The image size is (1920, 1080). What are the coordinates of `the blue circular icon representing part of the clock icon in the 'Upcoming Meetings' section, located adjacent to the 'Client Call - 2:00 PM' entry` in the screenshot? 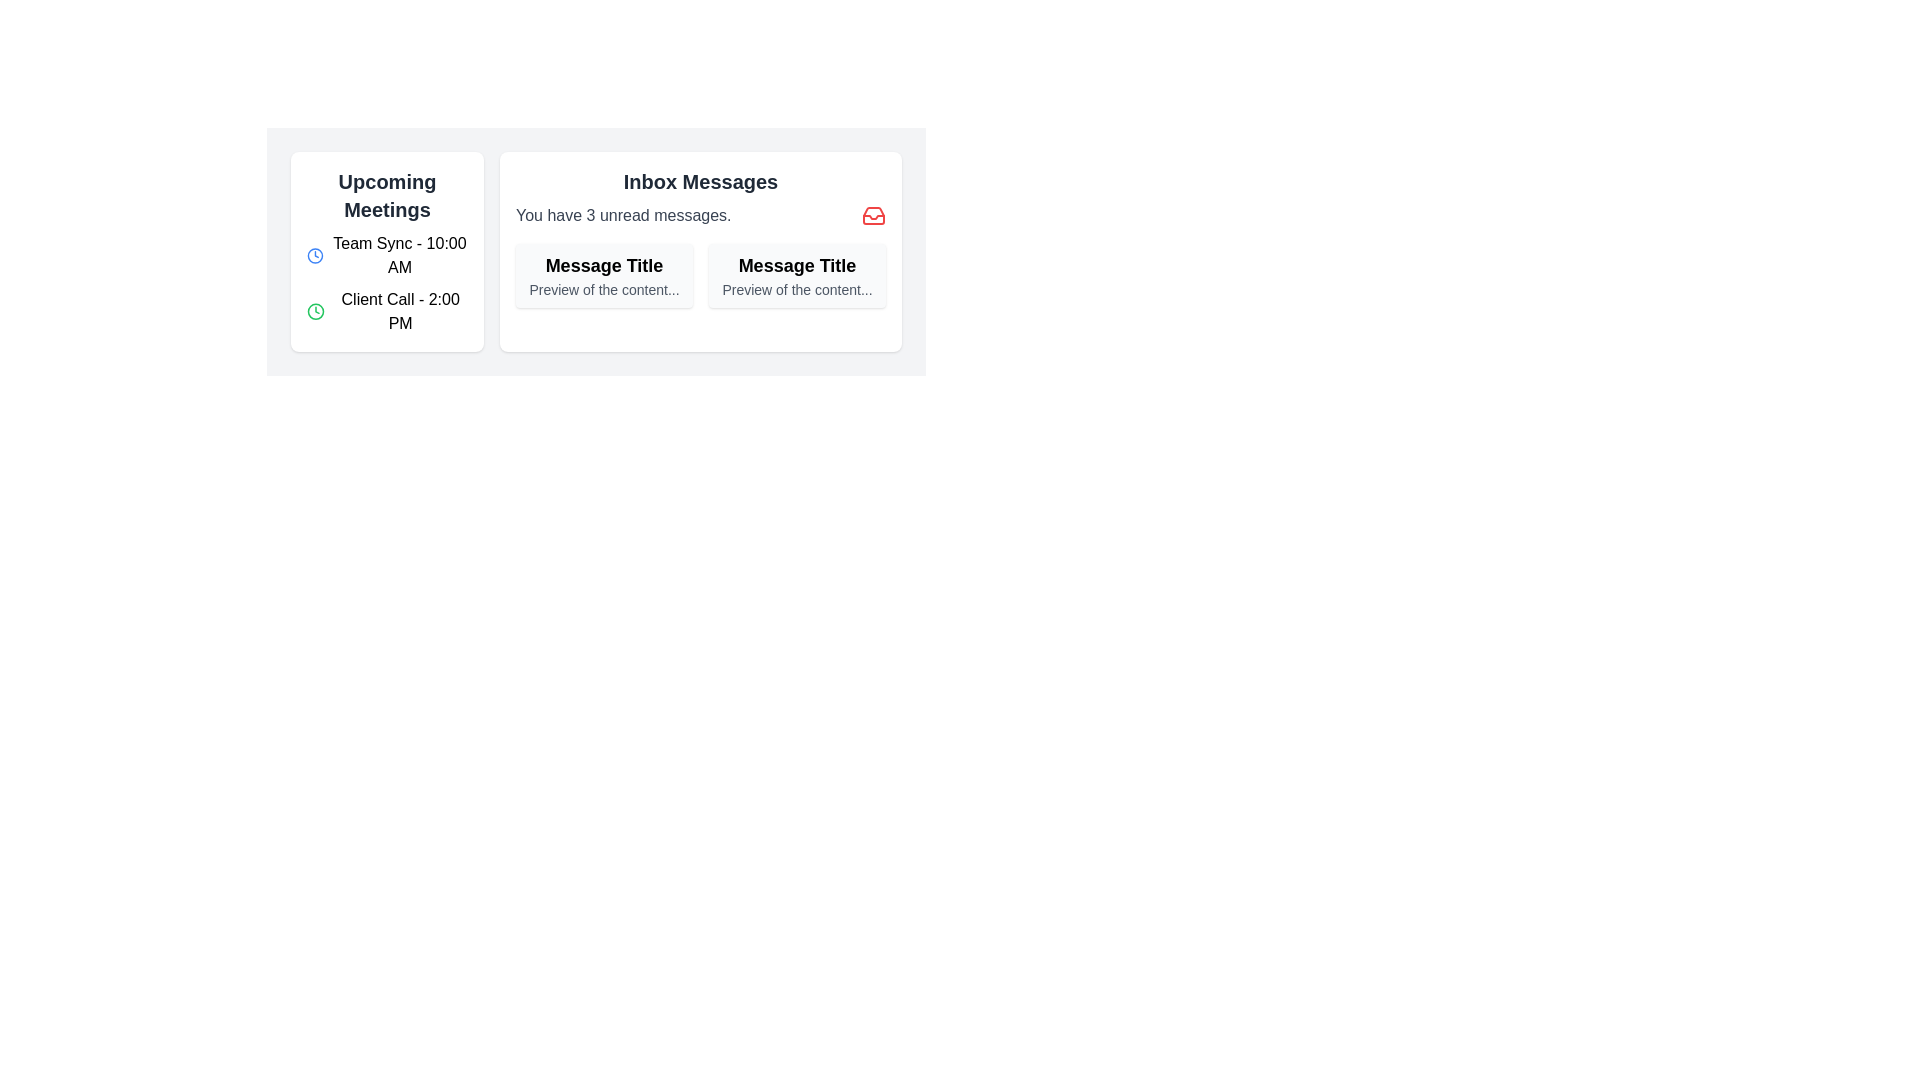 It's located at (314, 254).